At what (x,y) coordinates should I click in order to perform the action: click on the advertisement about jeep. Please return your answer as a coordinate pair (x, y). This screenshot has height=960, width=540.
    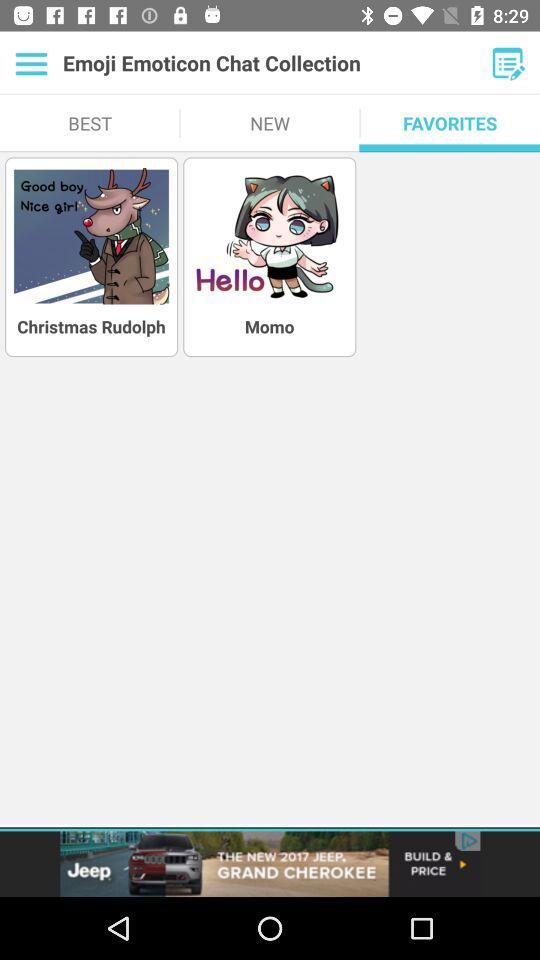
    Looking at the image, I should click on (270, 863).